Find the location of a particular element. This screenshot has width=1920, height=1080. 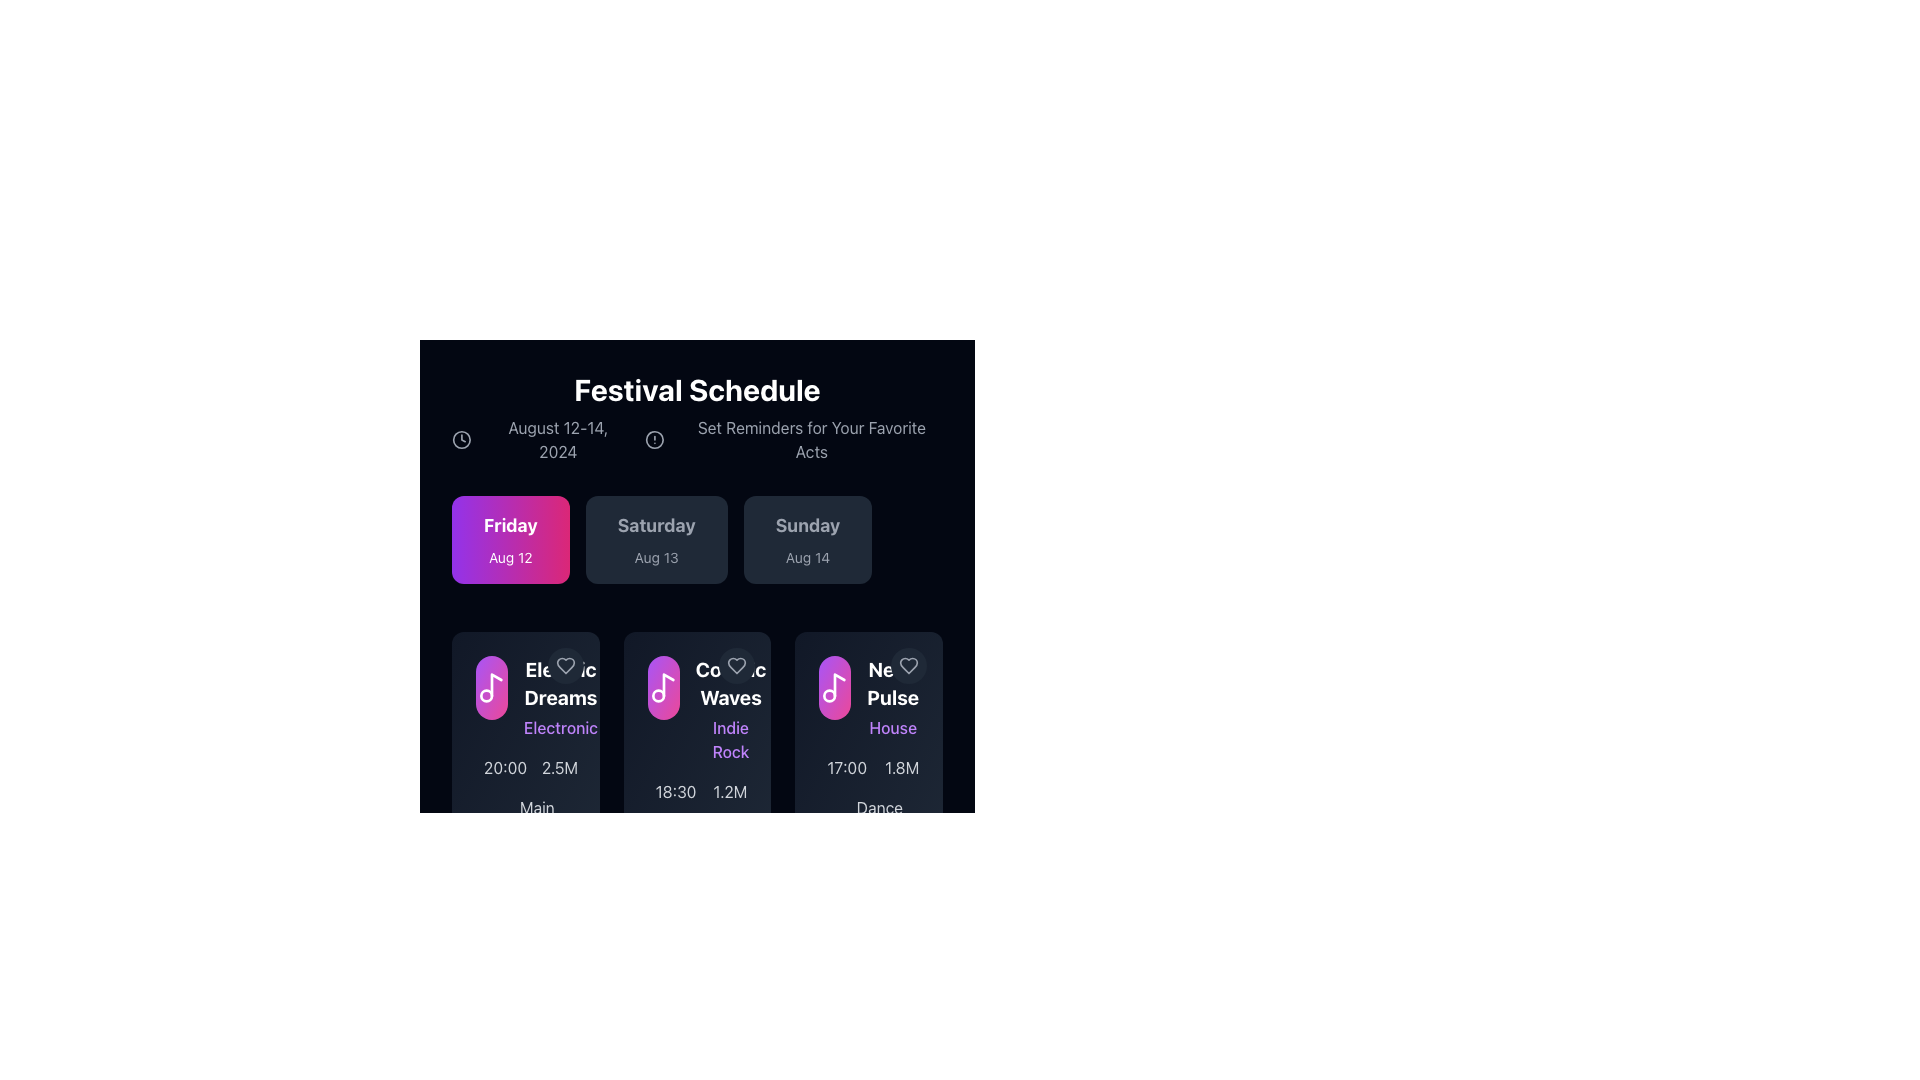

the Text Label displaying 'Dance Arena' styled in gray, located at the bottom edge of the card under the 'Neo Pulse' event details is located at coordinates (879, 820).